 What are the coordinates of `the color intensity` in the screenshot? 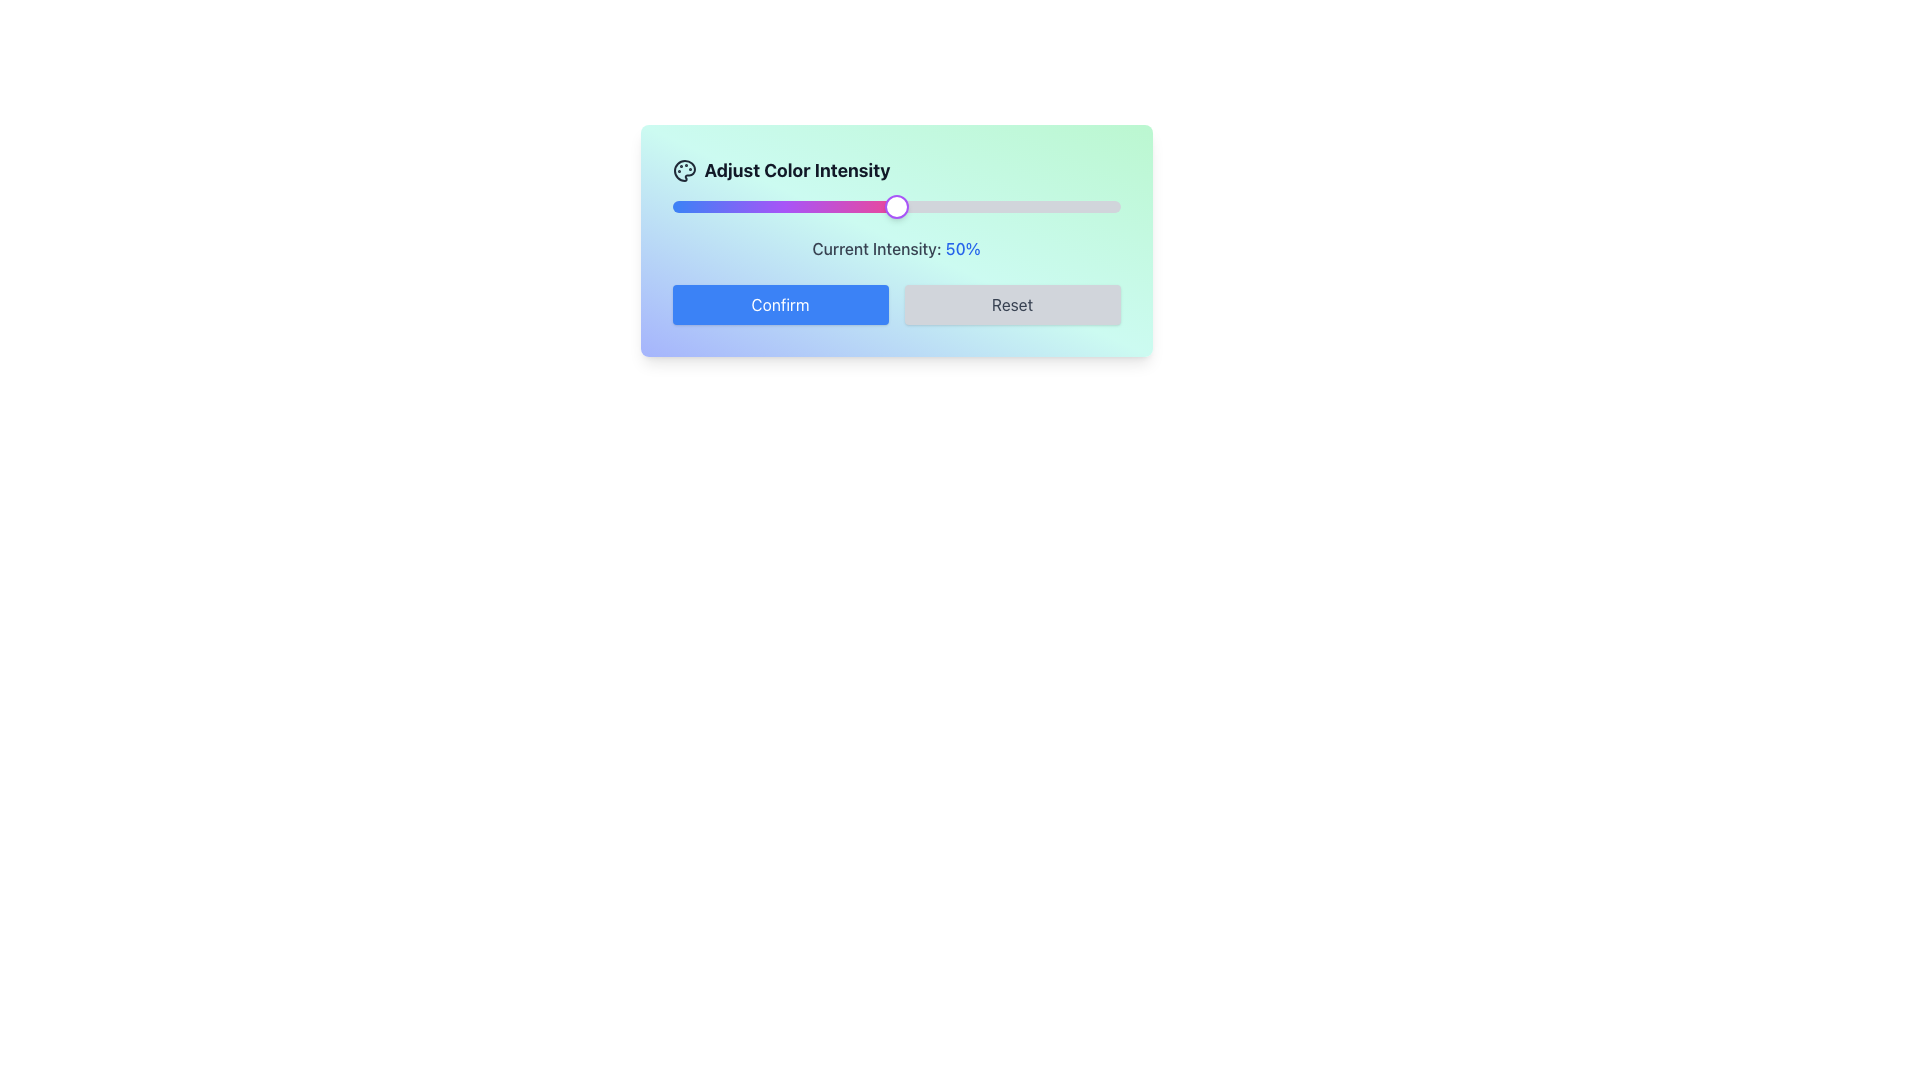 It's located at (806, 207).